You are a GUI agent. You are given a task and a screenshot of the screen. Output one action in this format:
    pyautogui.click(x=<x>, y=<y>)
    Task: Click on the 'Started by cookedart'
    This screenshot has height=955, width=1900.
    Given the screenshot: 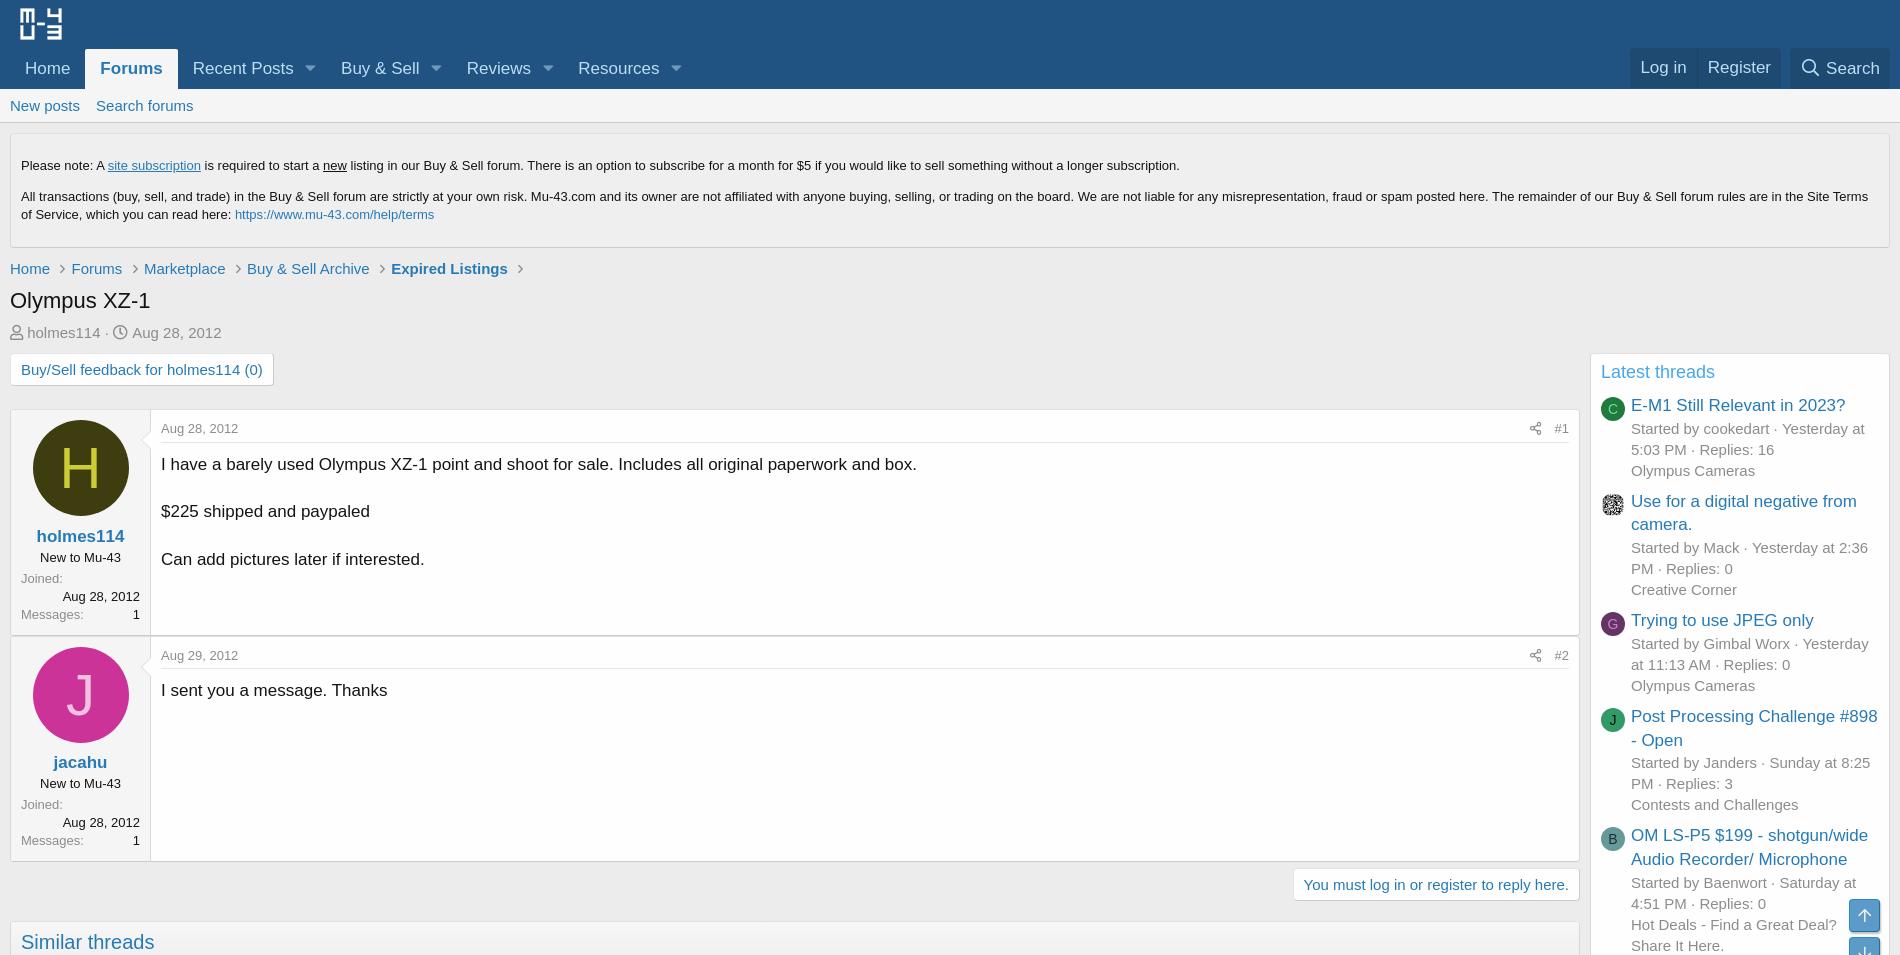 What is the action you would take?
    pyautogui.click(x=1698, y=426)
    